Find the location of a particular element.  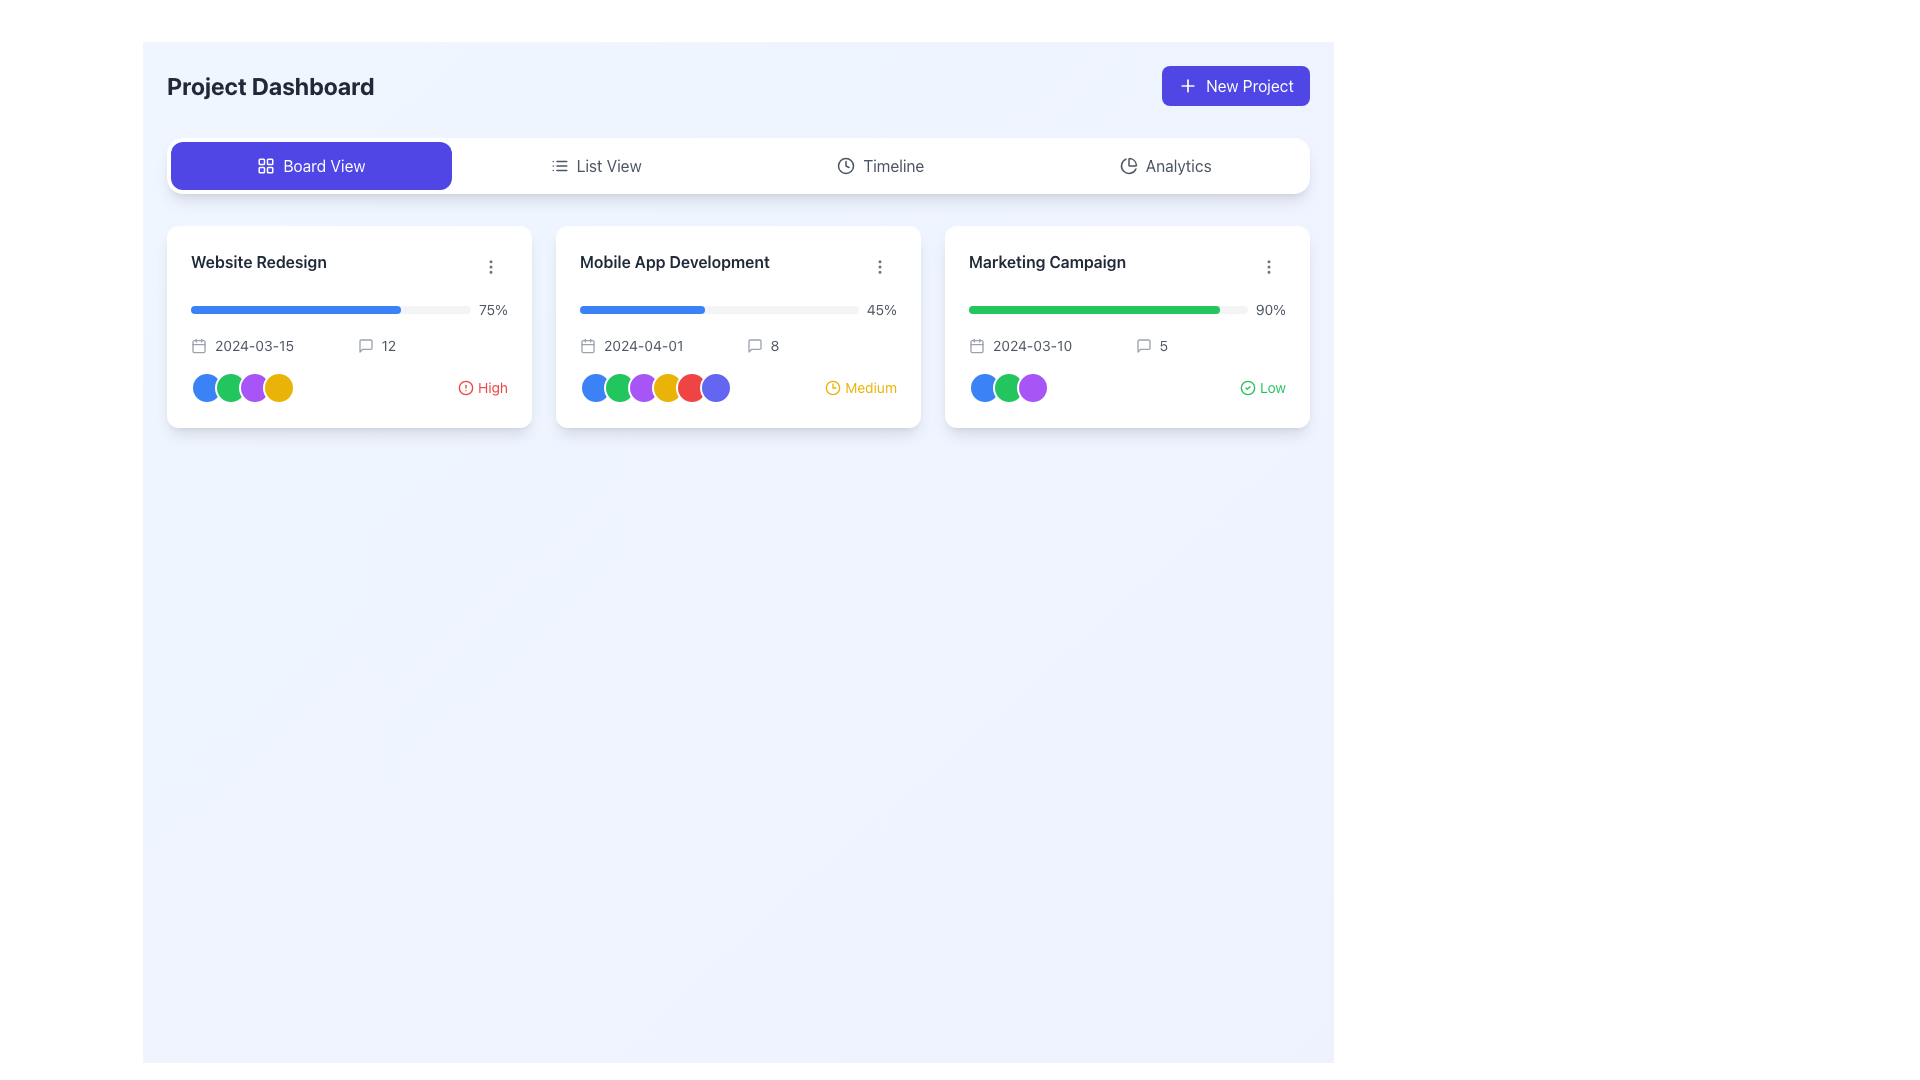

the individual circular icon representing a team member in the lower-left section of the 'Website Redesign' card, located just above the 'High' priority label is located at coordinates (242, 388).